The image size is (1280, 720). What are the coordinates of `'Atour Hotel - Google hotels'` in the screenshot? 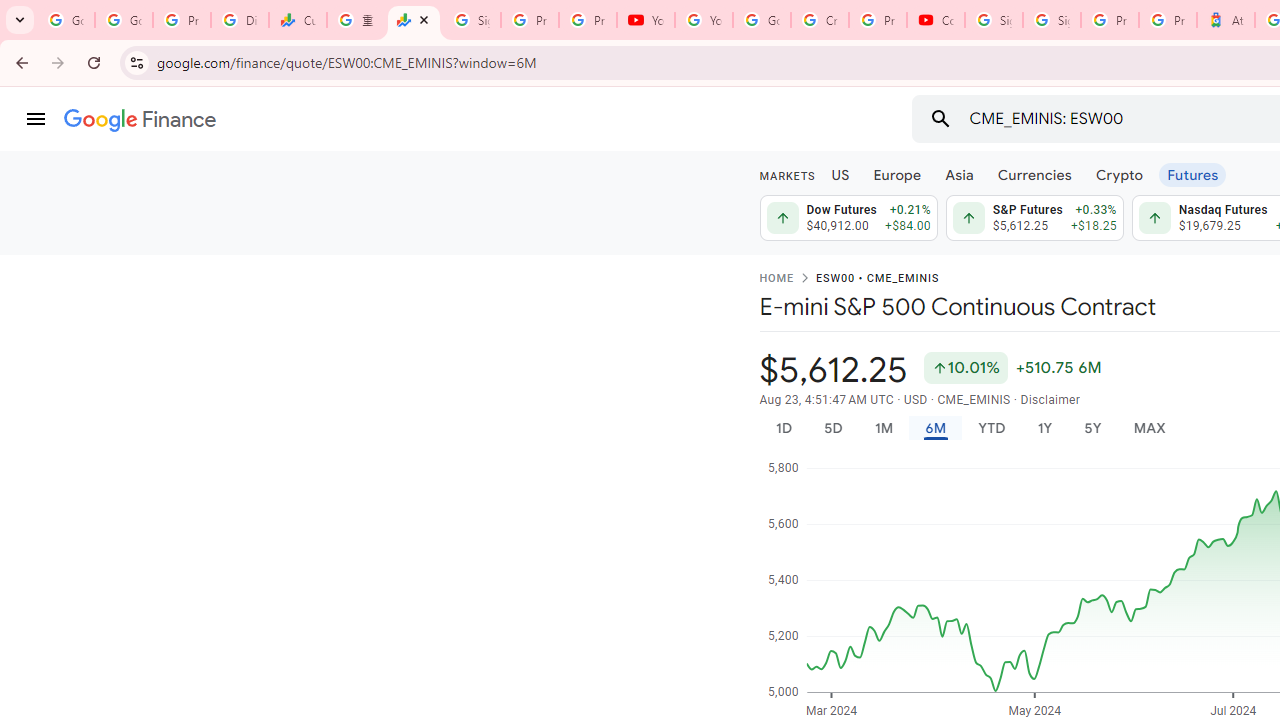 It's located at (1225, 20).